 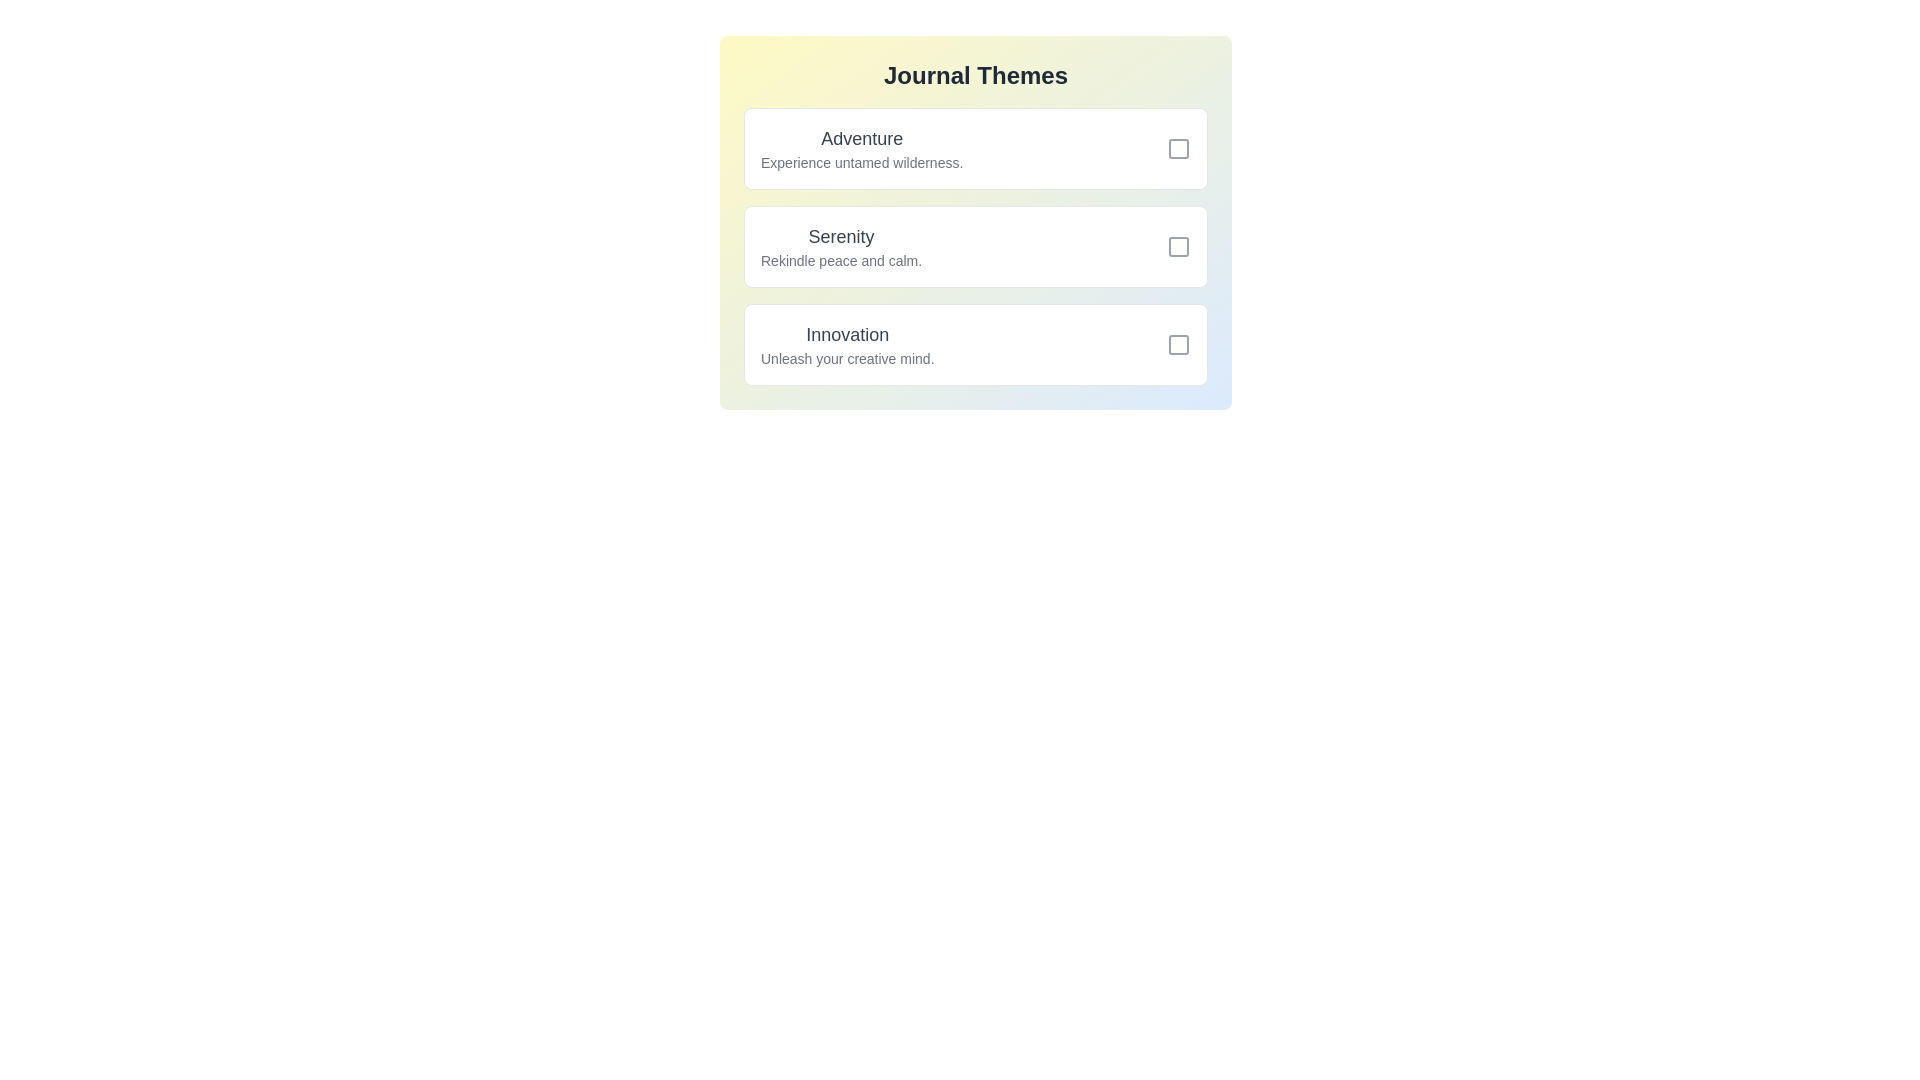 What do you see at coordinates (1179, 148) in the screenshot?
I see `the interactive checkbox for the 'Adventure' option located in the upper-right corner of the card labeled 'Adventure' within the 'Journal Themes' section` at bounding box center [1179, 148].